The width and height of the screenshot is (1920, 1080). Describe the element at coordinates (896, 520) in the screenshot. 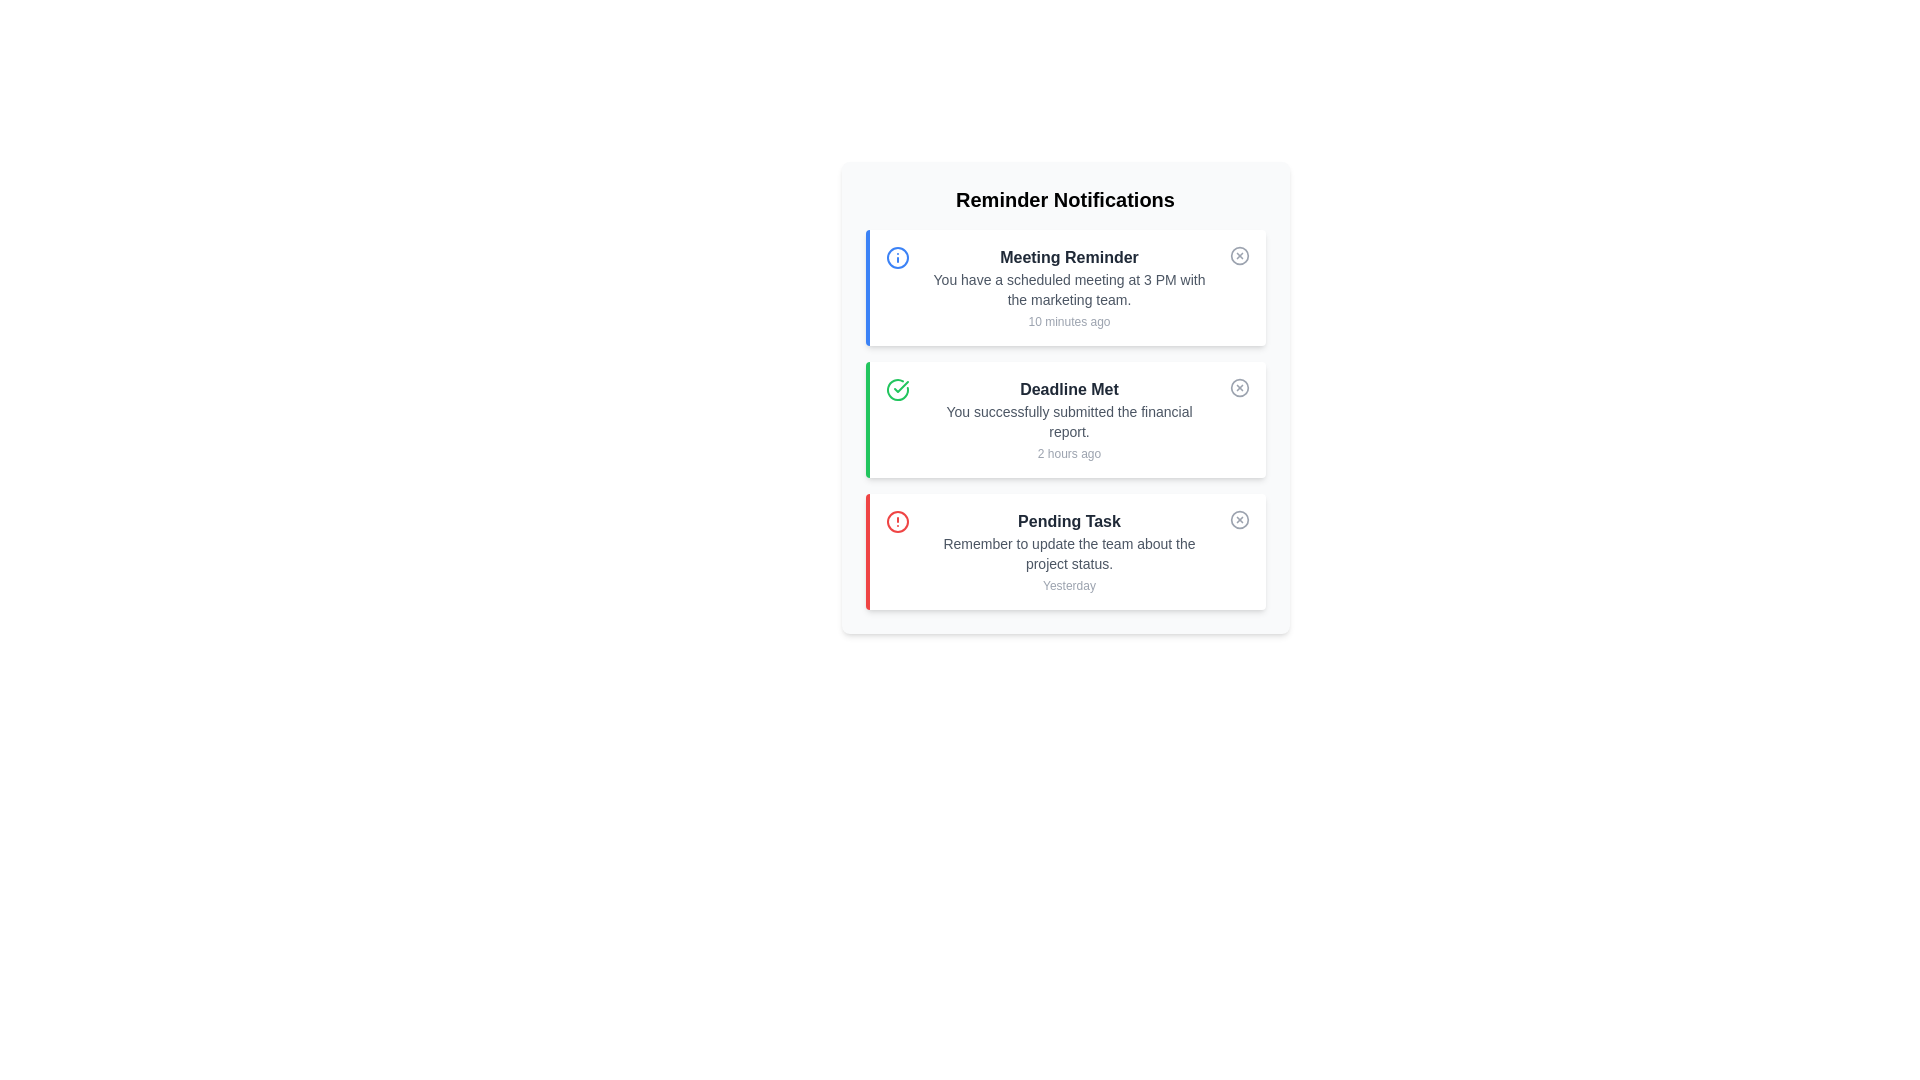

I see `the circular border of the red warning icon indicating a 'Pending Task' notification in the bottom-most card of the notifications list` at that location.